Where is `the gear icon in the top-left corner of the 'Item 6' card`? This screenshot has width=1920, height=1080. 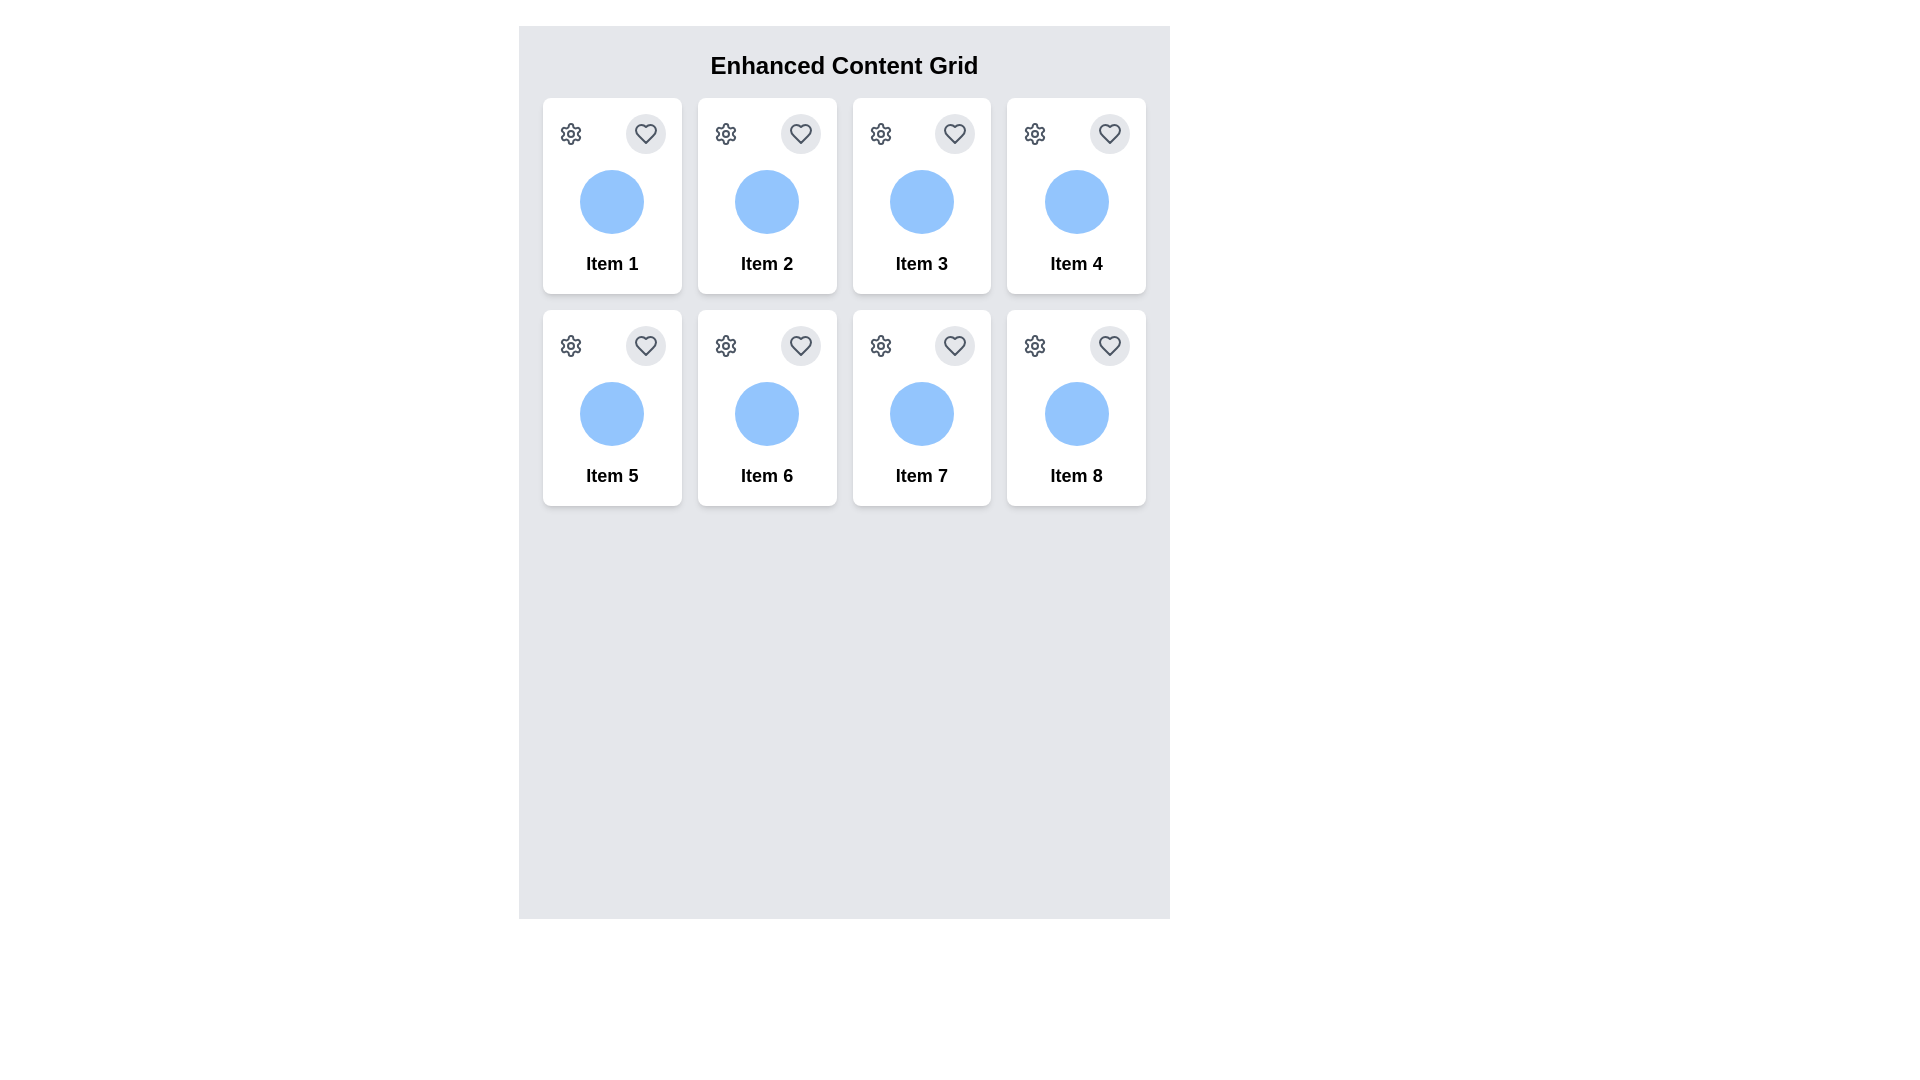 the gear icon in the top-left corner of the 'Item 6' card is located at coordinates (724, 345).